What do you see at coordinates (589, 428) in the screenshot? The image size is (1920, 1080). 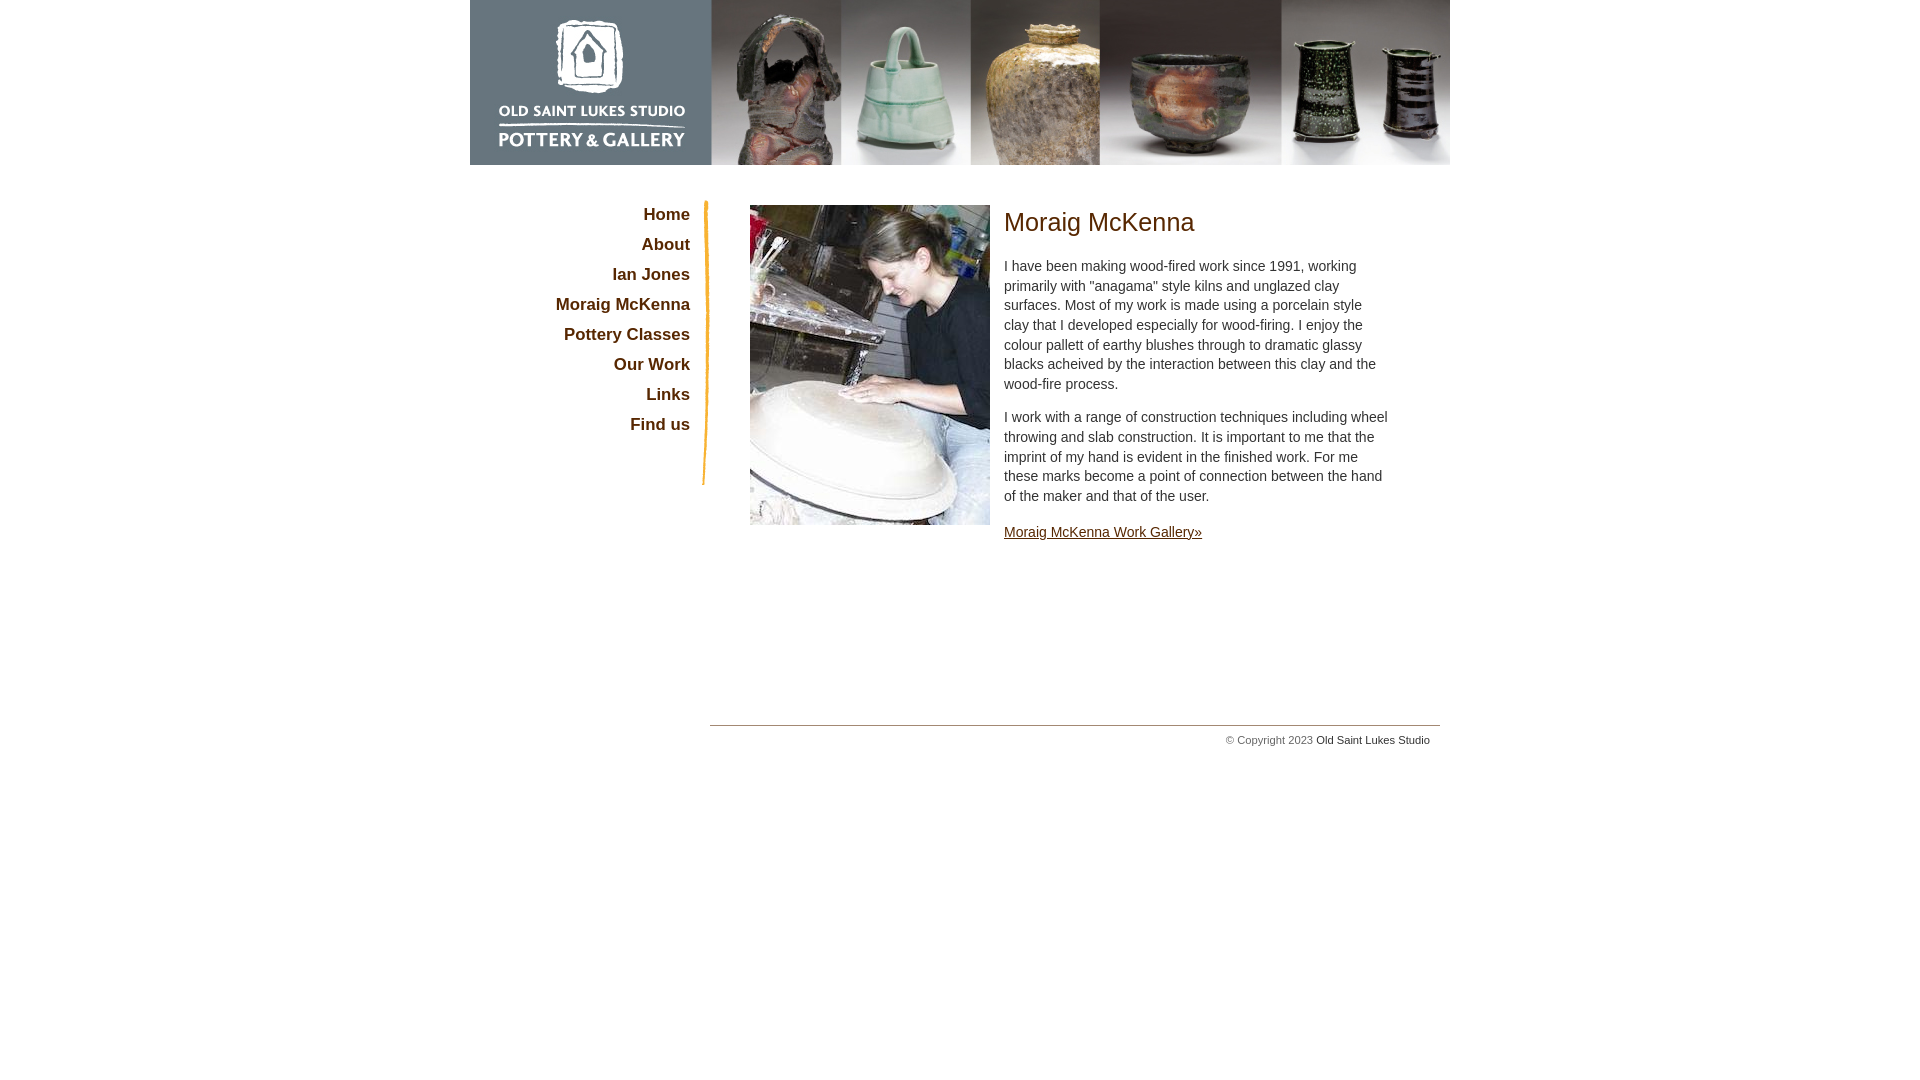 I see `'Find us'` at bounding box center [589, 428].